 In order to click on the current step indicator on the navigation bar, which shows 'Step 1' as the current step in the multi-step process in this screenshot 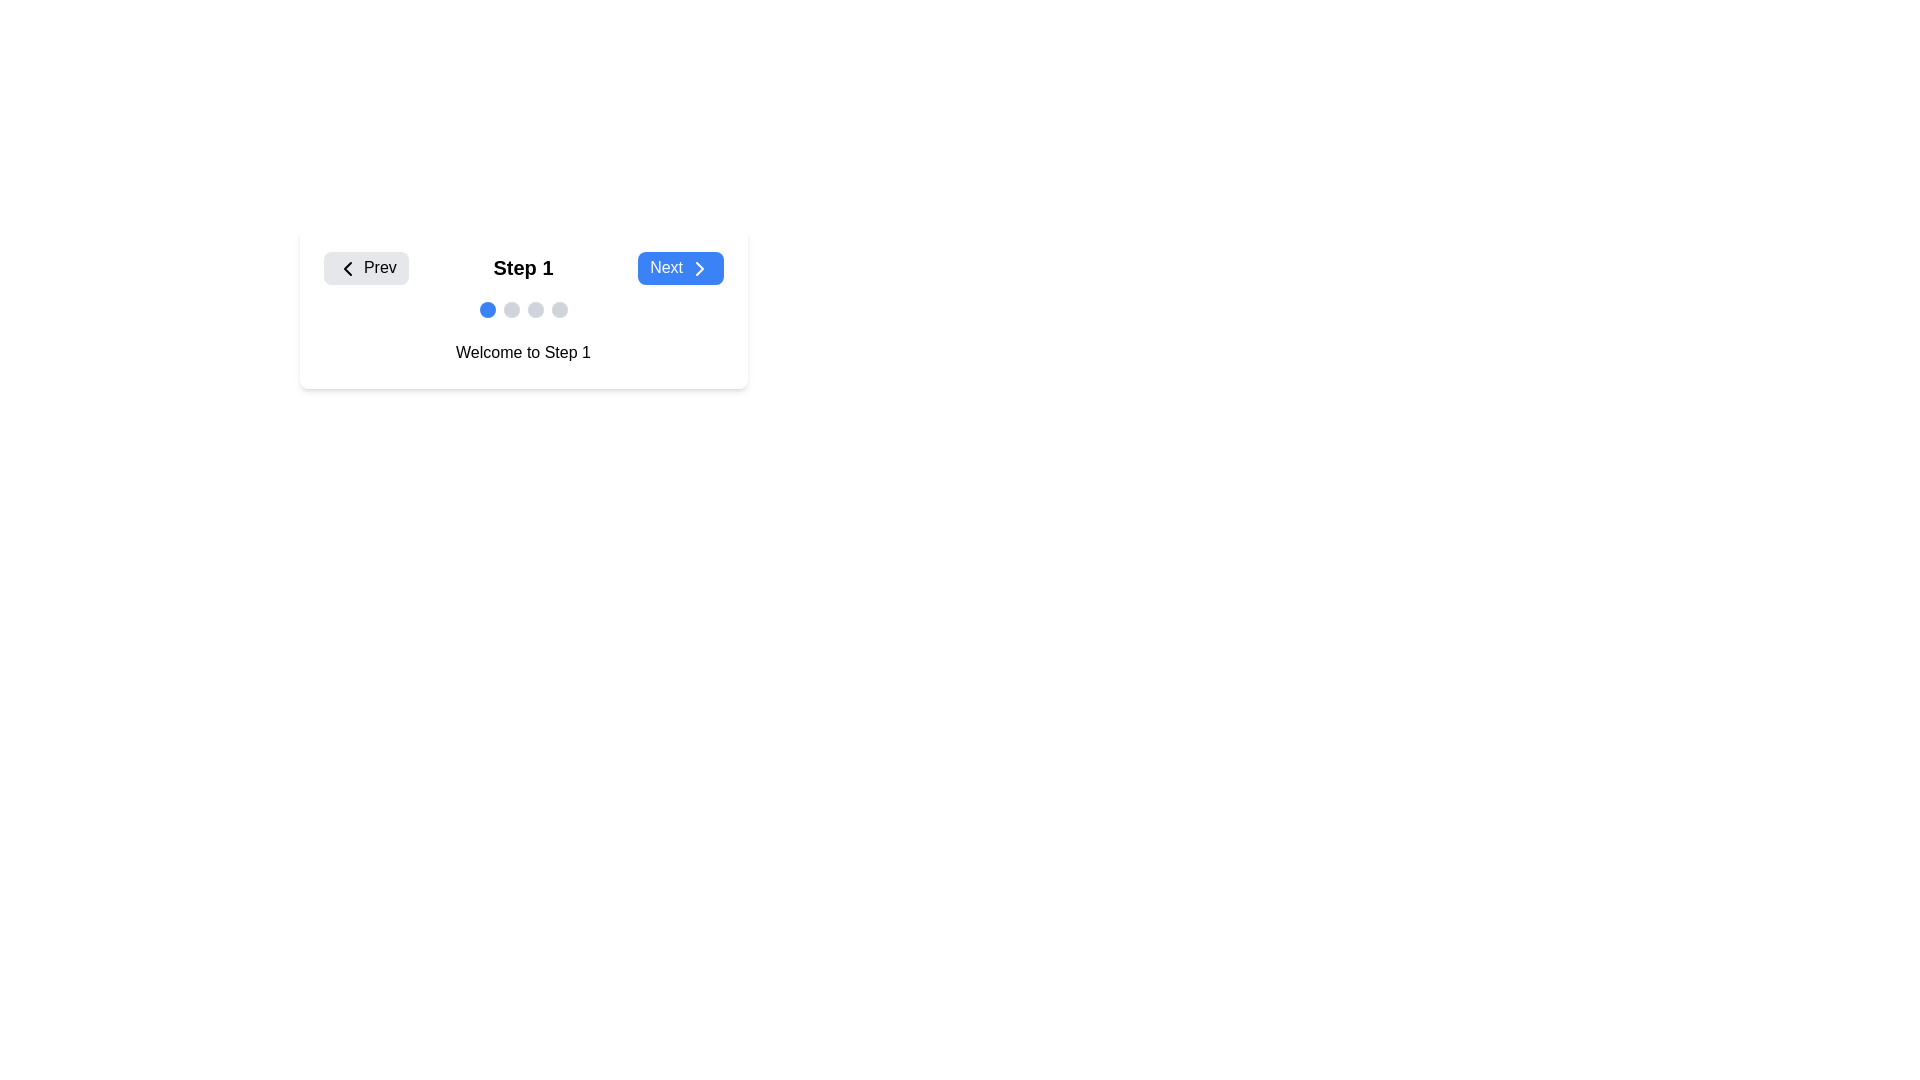, I will do `click(523, 267)`.